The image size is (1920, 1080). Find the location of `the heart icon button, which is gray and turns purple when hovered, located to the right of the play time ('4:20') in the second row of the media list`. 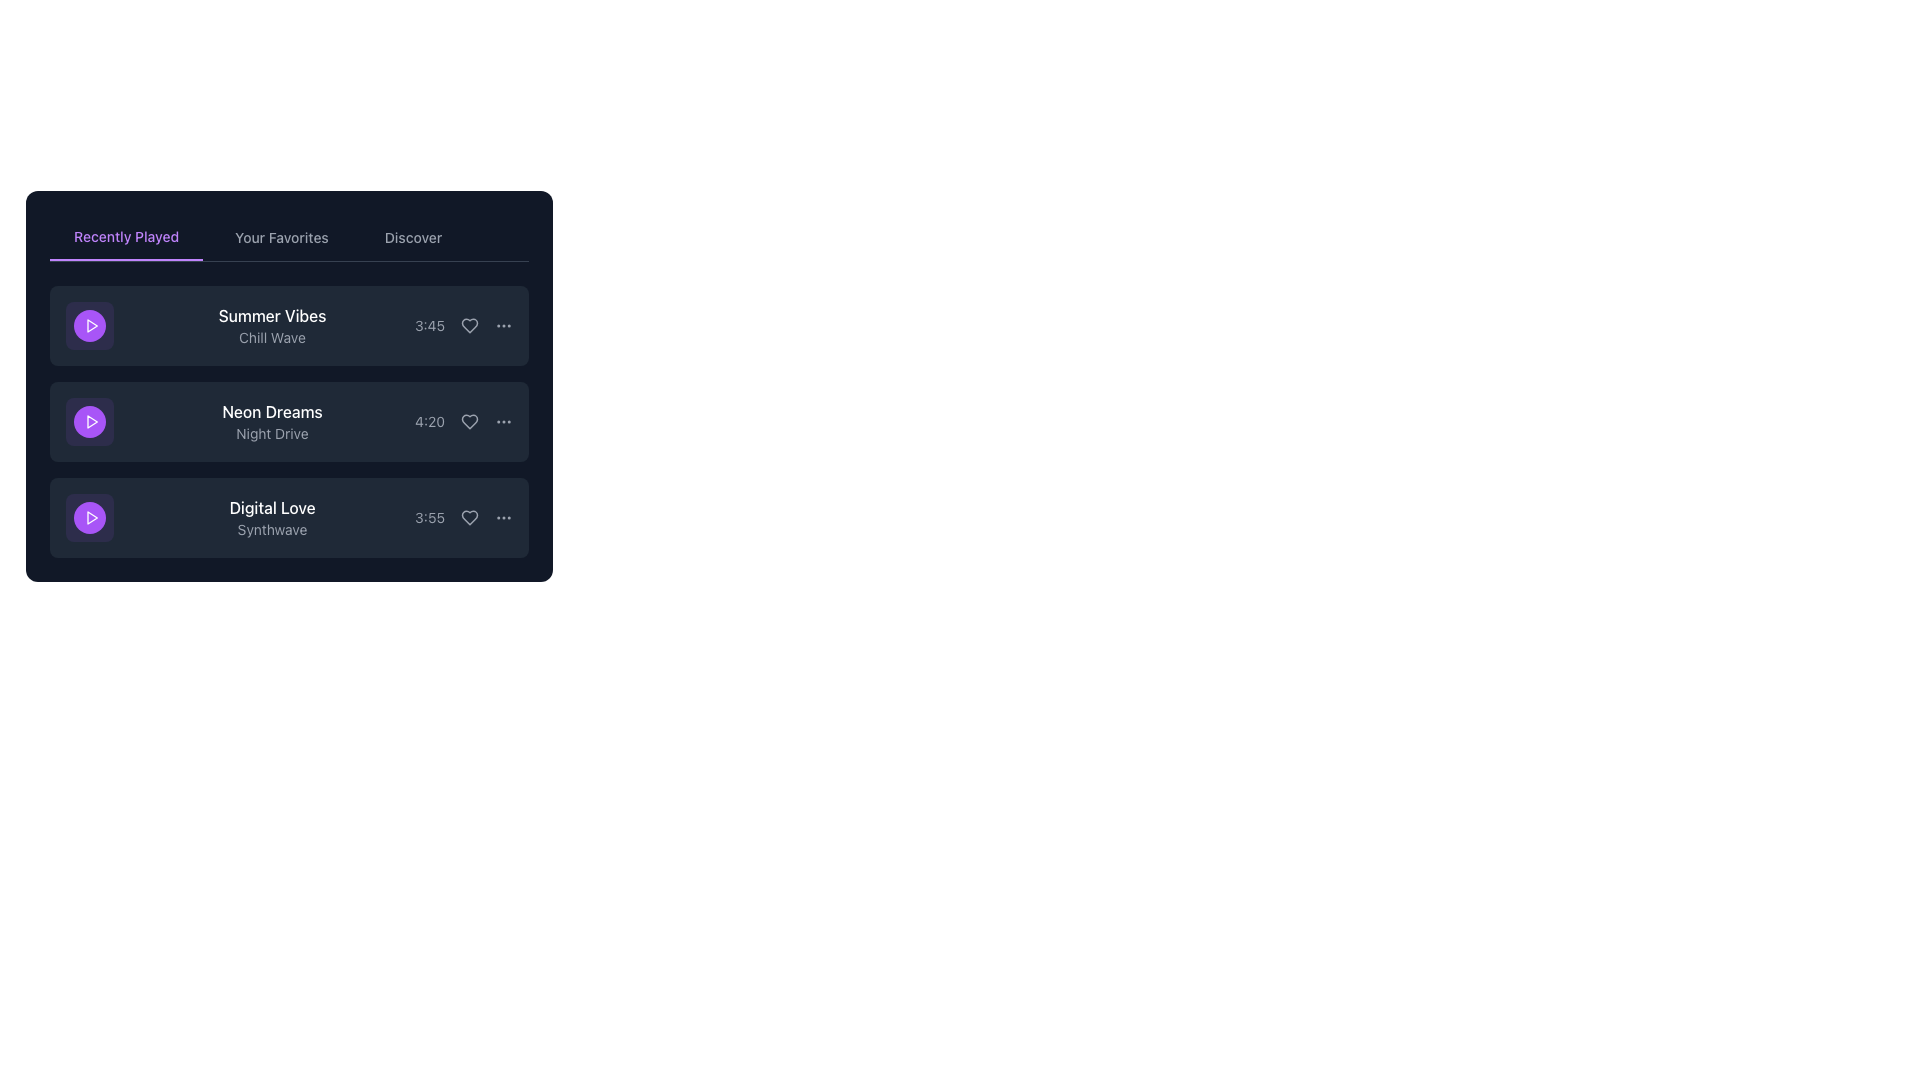

the heart icon button, which is gray and turns purple when hovered, located to the right of the play time ('4:20') in the second row of the media list is located at coordinates (469, 420).